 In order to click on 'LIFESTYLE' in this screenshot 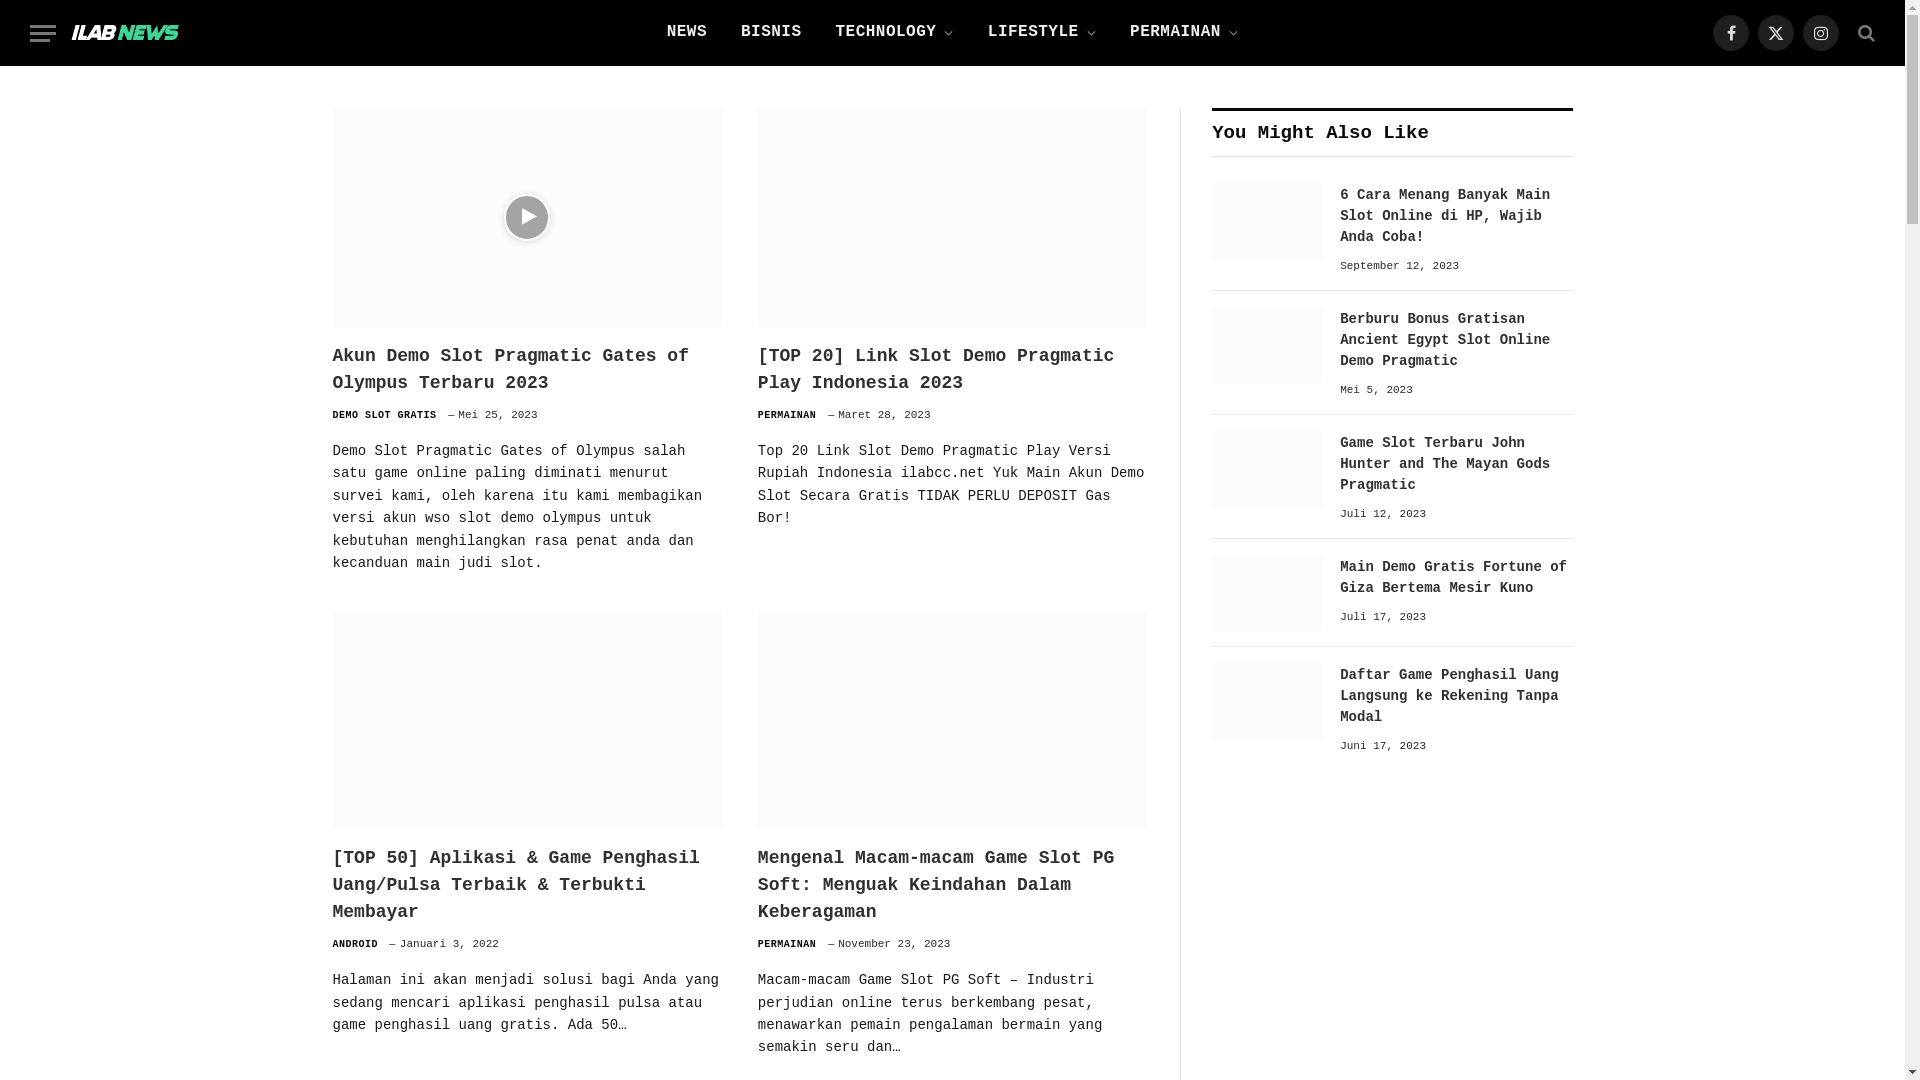, I will do `click(1040, 33)`.